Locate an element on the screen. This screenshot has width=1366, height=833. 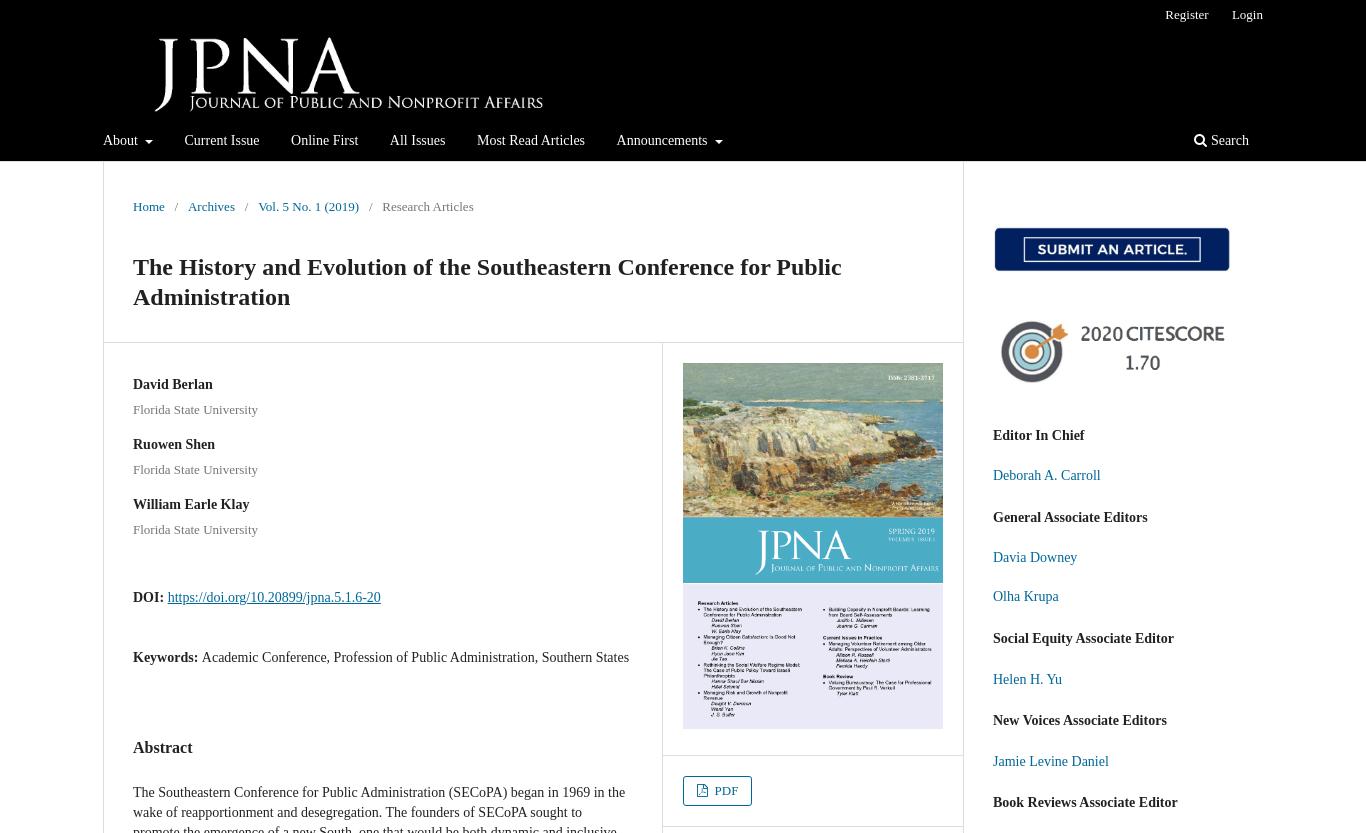
'The History and Evolution of the Southeastern Conference for Public Administration' is located at coordinates (132, 280).